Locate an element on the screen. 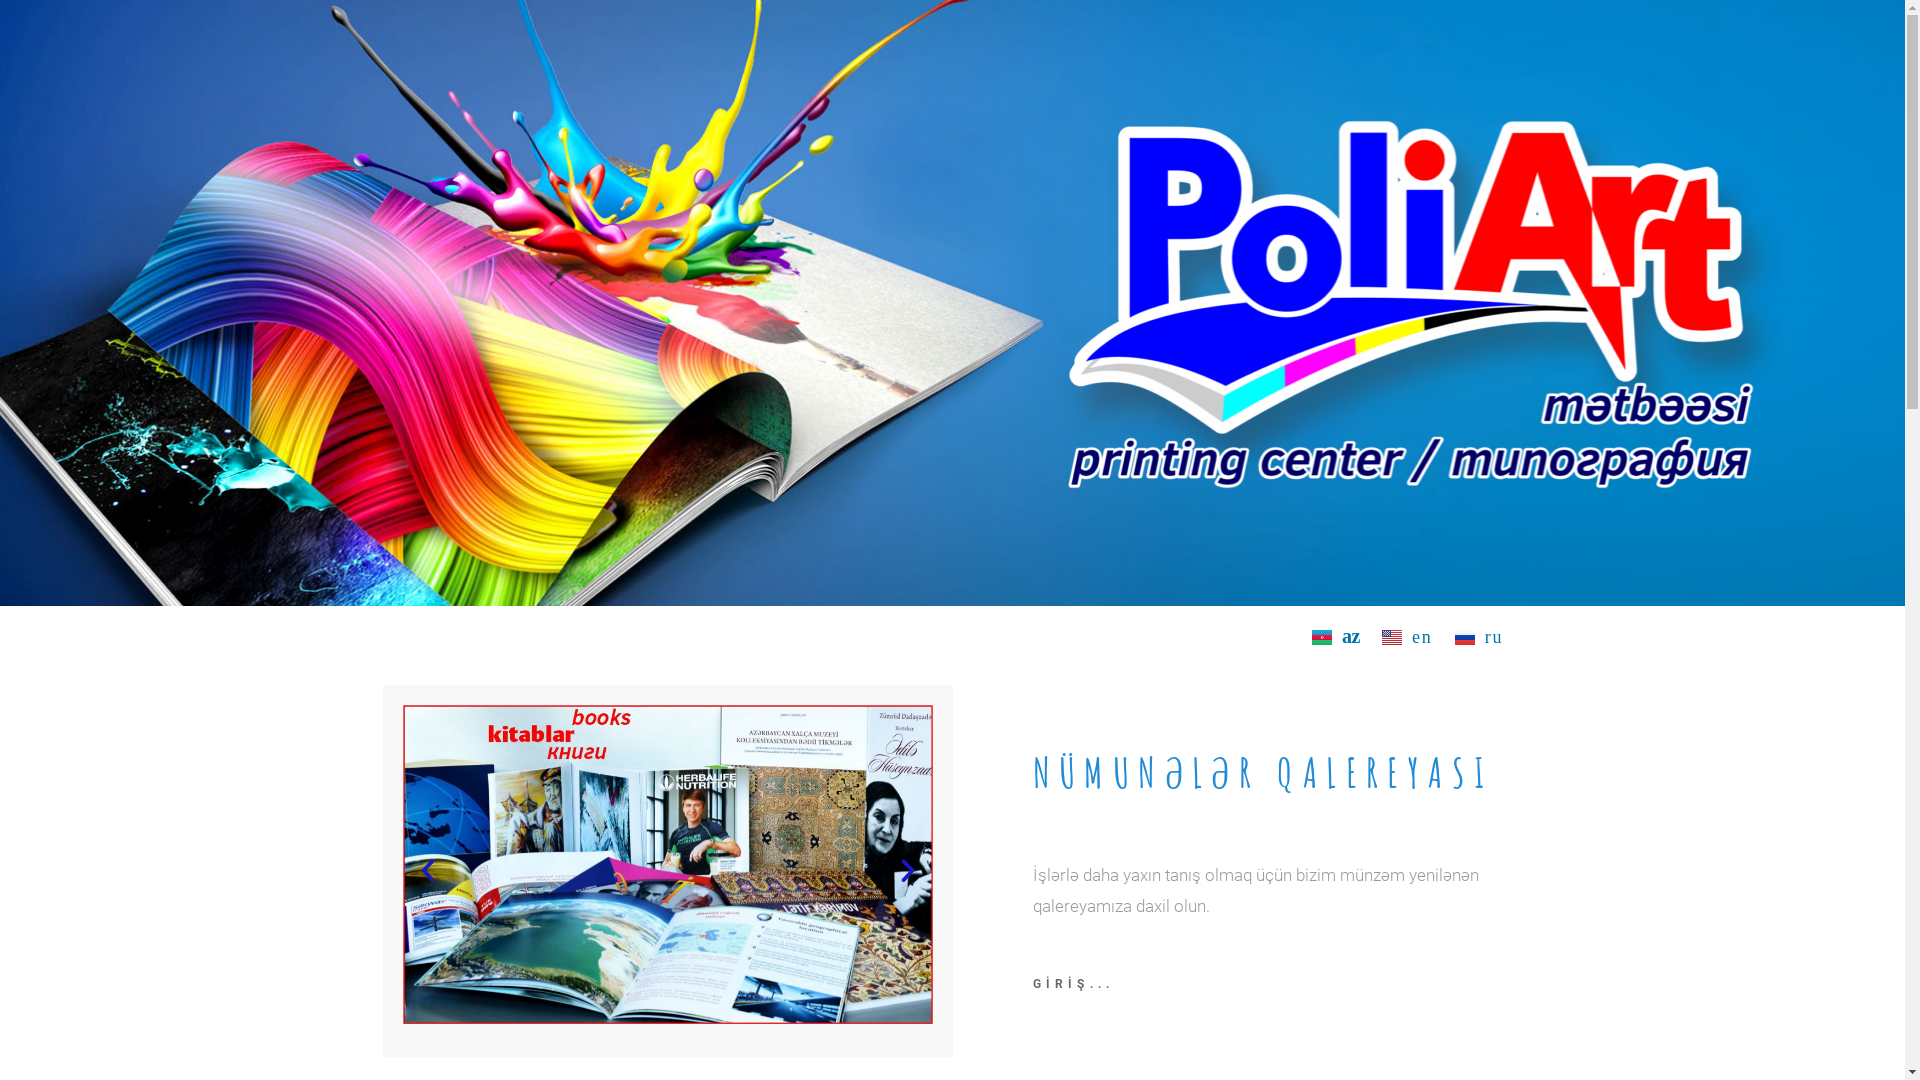  'az' is located at coordinates (1335, 636).